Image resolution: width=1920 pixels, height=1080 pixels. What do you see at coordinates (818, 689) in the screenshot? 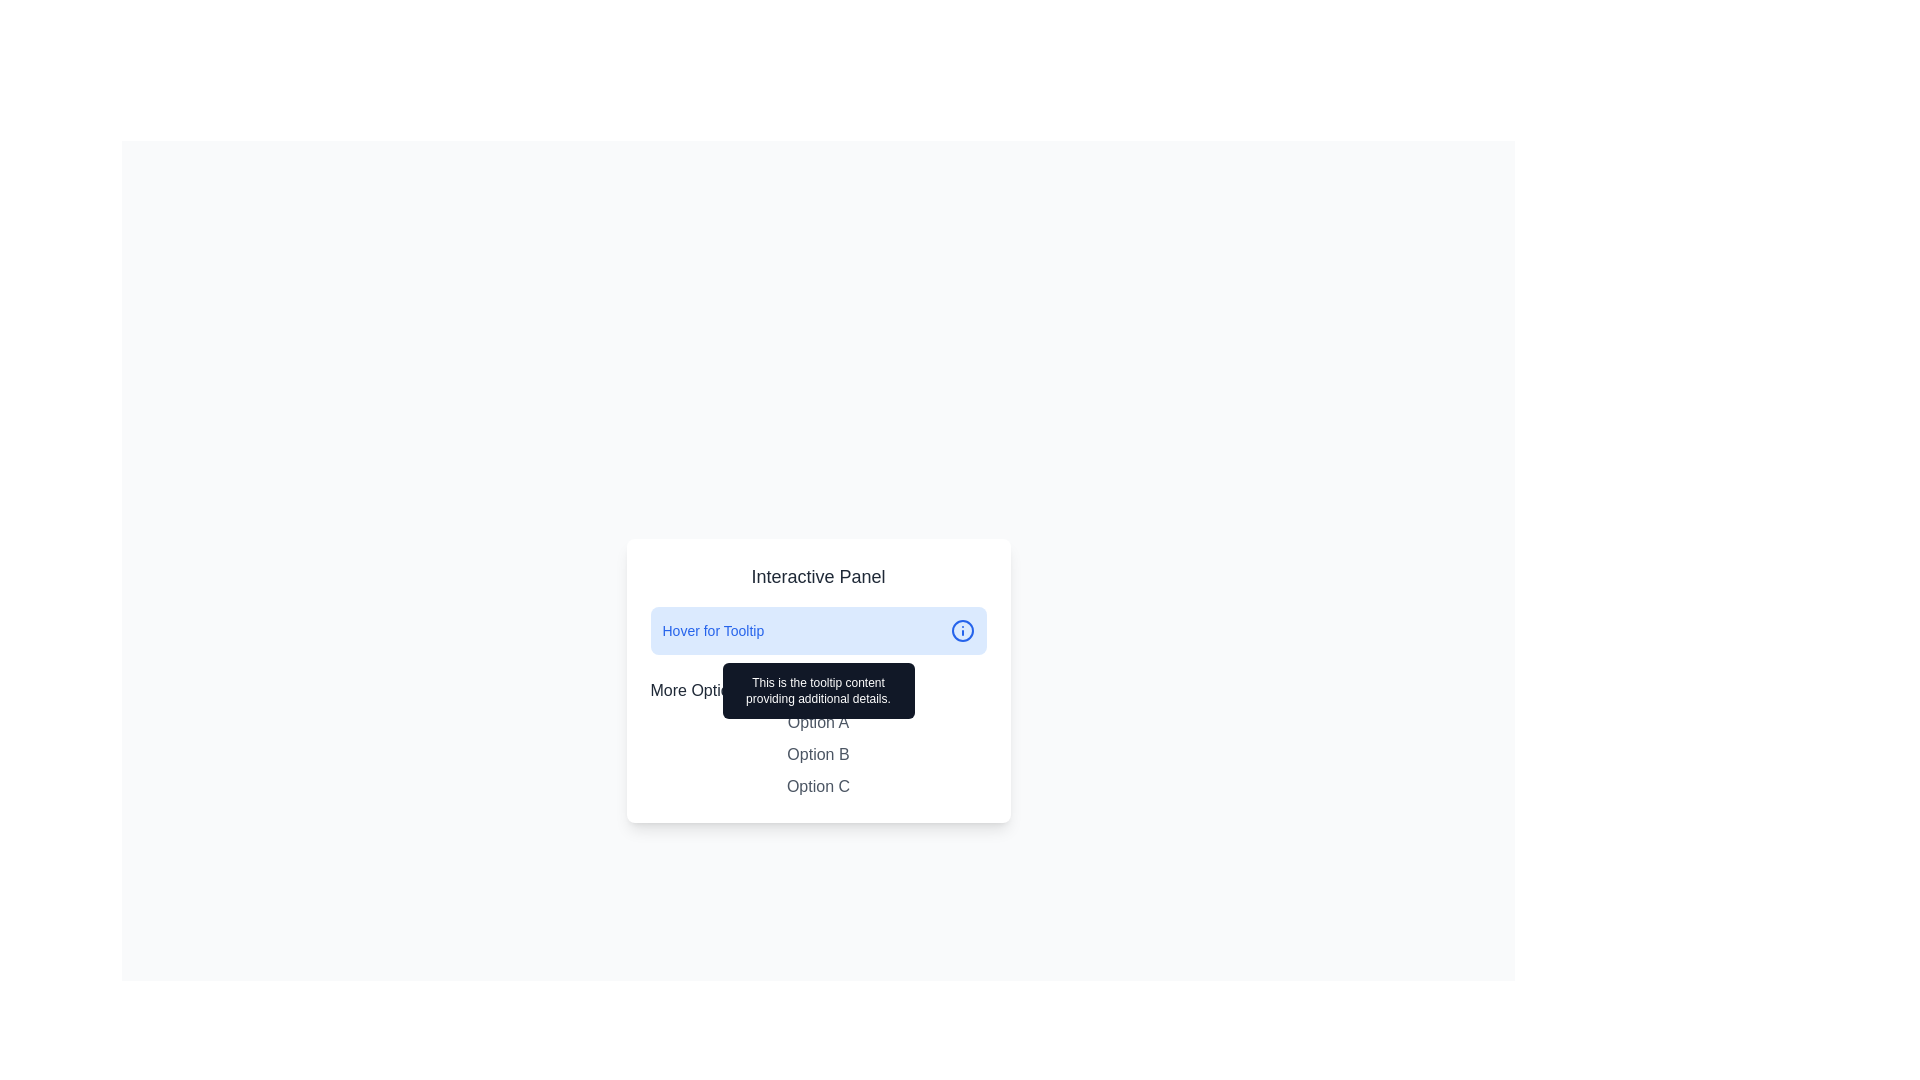
I see `the tooltip that appears below the 'Hover for Tooltip' button to provide additional context or information` at bounding box center [818, 689].